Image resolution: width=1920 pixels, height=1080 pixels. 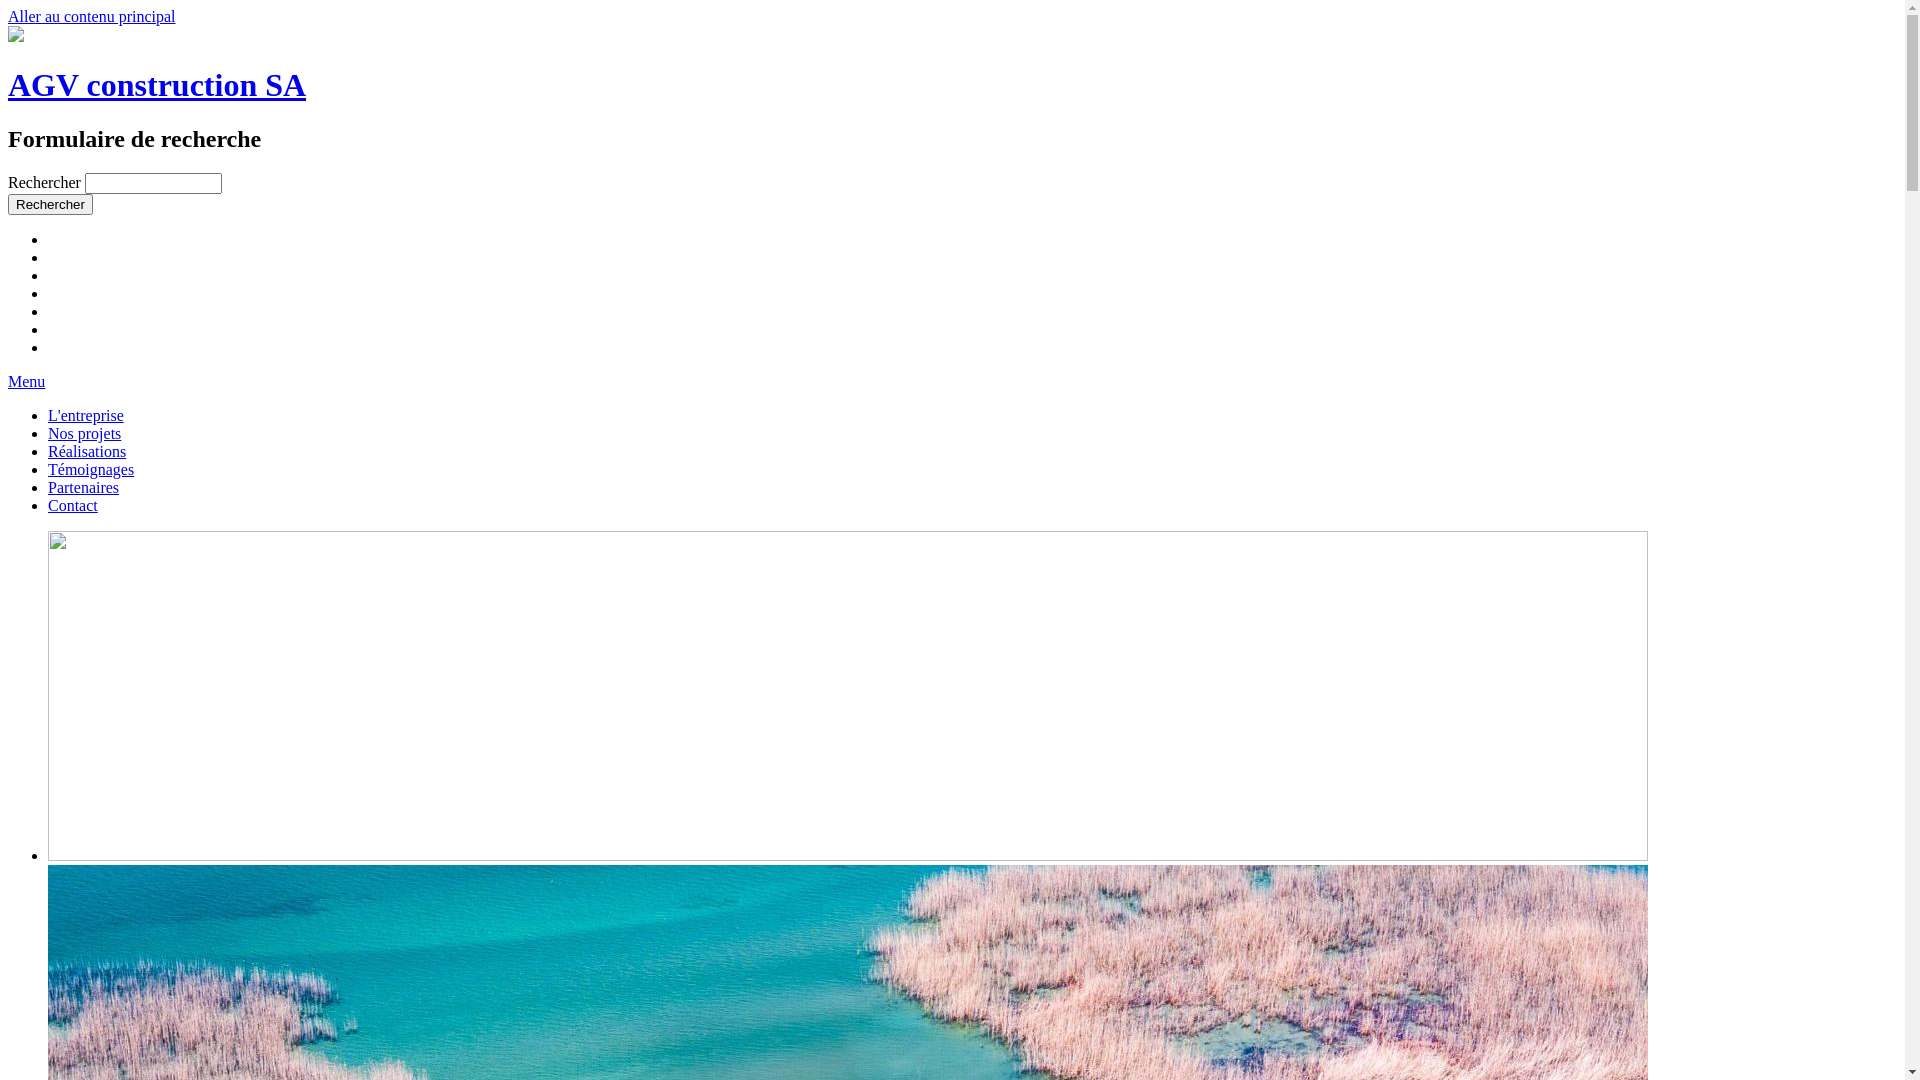 What do you see at coordinates (83, 432) in the screenshot?
I see `'Nos projets'` at bounding box center [83, 432].